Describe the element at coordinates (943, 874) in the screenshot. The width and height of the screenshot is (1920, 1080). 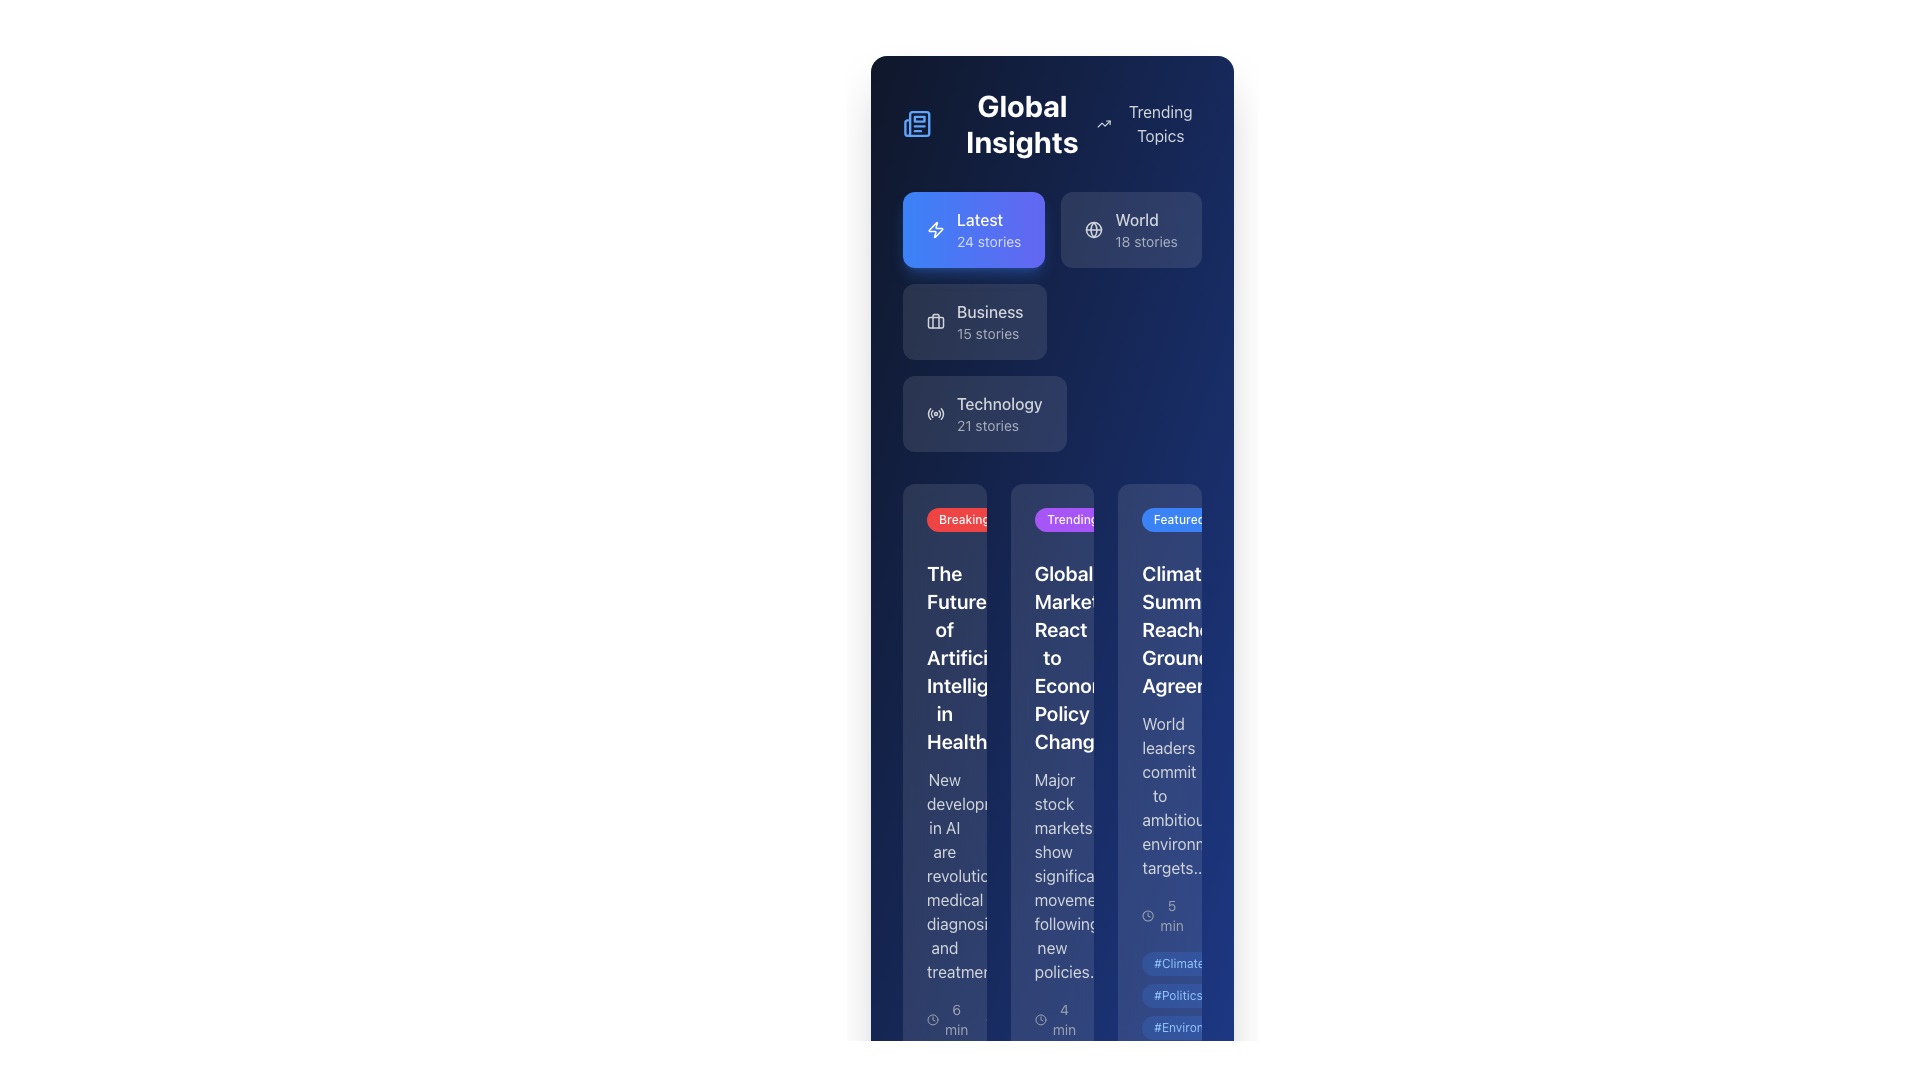
I see `the text block element containing the message about AI's impact on medical diagnosis, located below the heading 'The Future of Artificial Intelligence in Healthcare'` at that location.